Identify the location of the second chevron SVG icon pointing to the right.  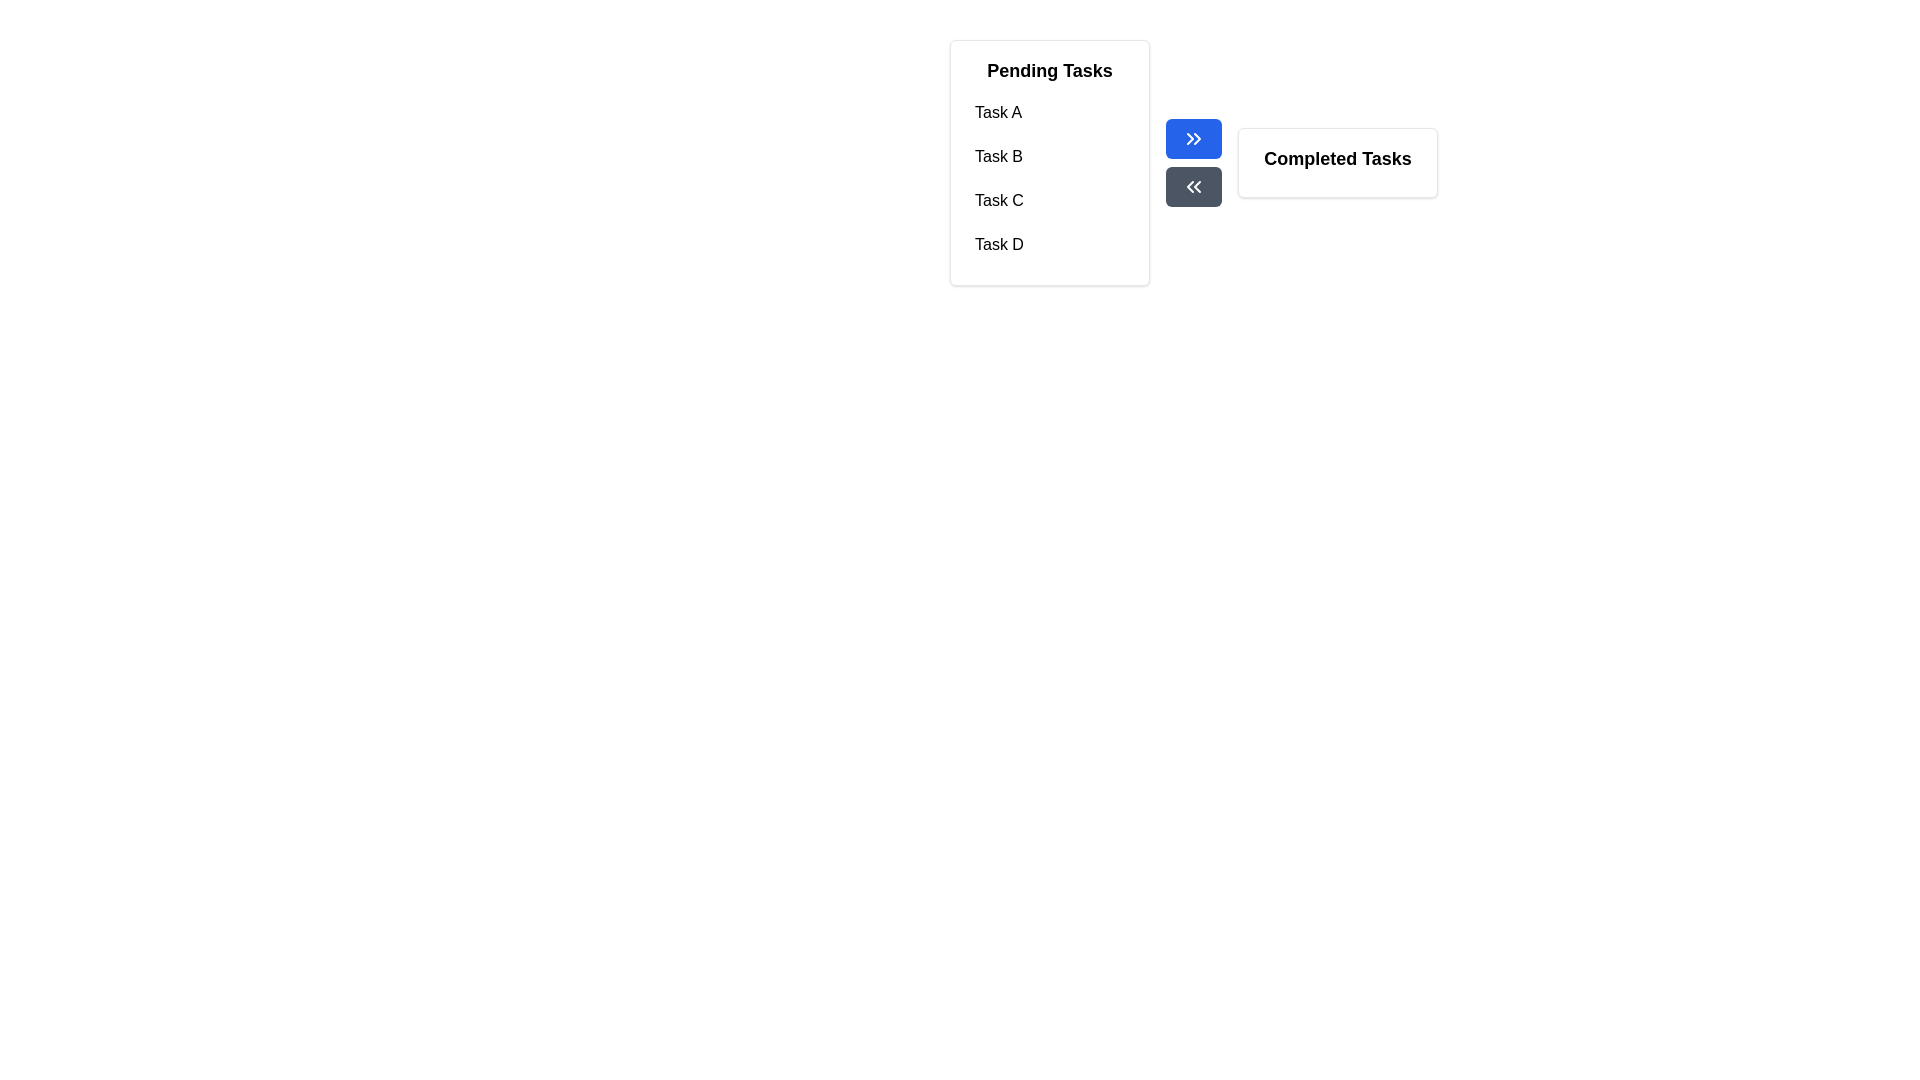
(1197, 137).